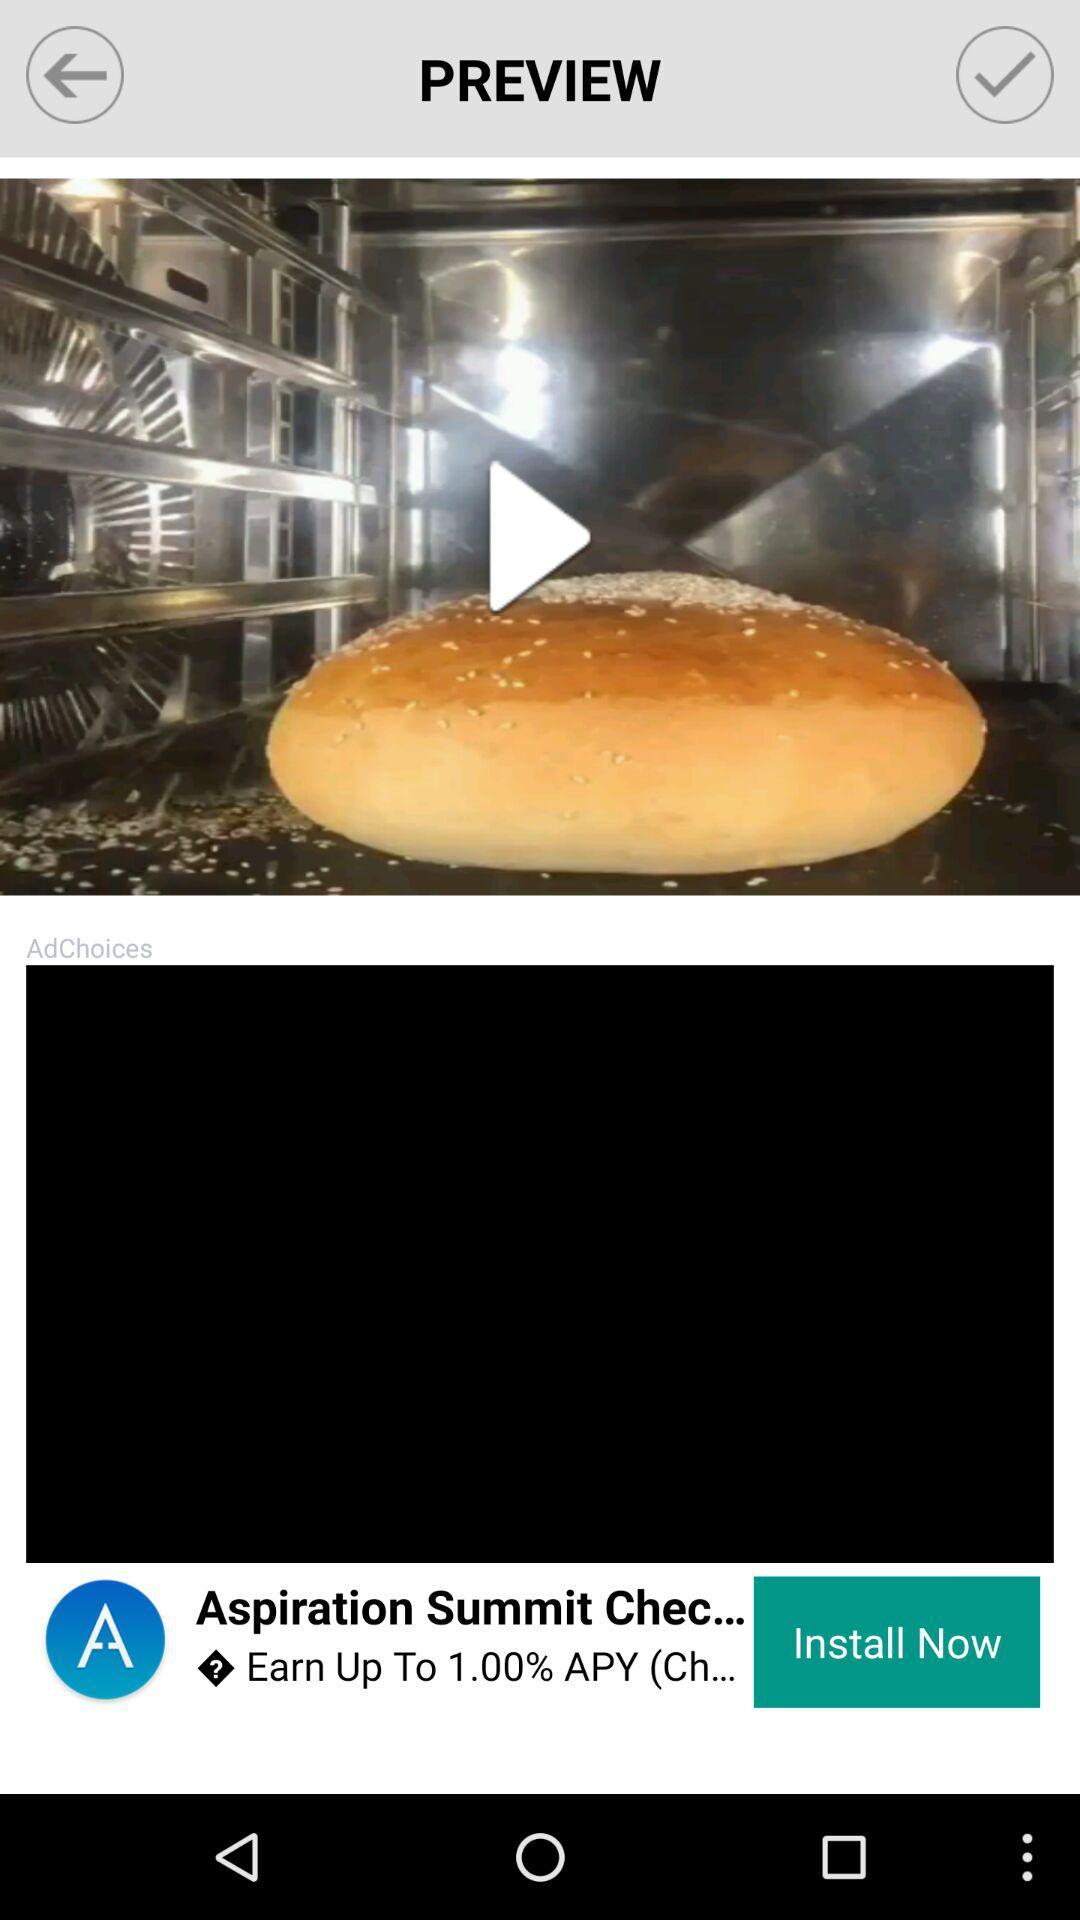 Image resolution: width=1080 pixels, height=1920 pixels. Describe the element at coordinates (62, 1524) in the screenshot. I see `the item to the left of aspiration summit checking app` at that location.